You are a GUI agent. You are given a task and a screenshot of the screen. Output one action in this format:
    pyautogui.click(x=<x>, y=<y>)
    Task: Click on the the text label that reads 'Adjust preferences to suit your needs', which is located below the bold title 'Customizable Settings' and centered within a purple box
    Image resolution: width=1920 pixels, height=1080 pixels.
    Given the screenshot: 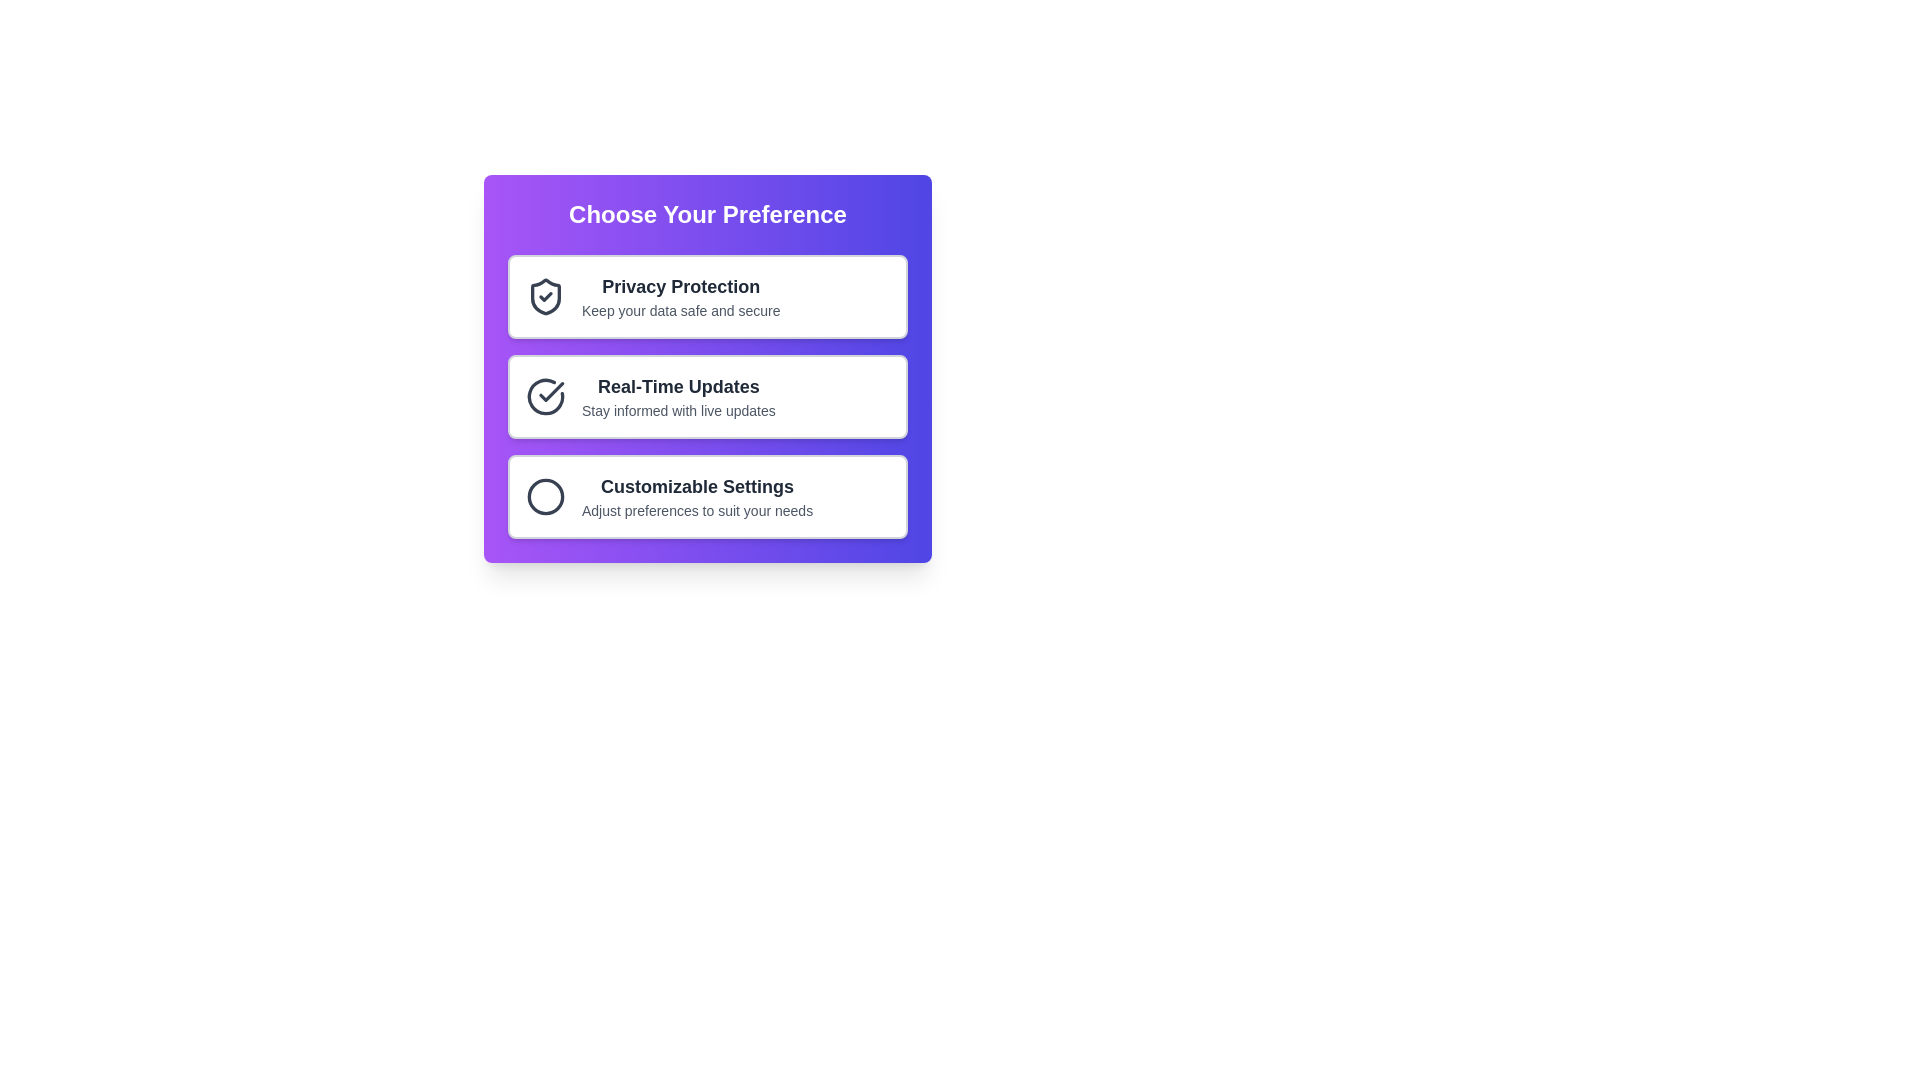 What is the action you would take?
    pyautogui.click(x=697, y=509)
    